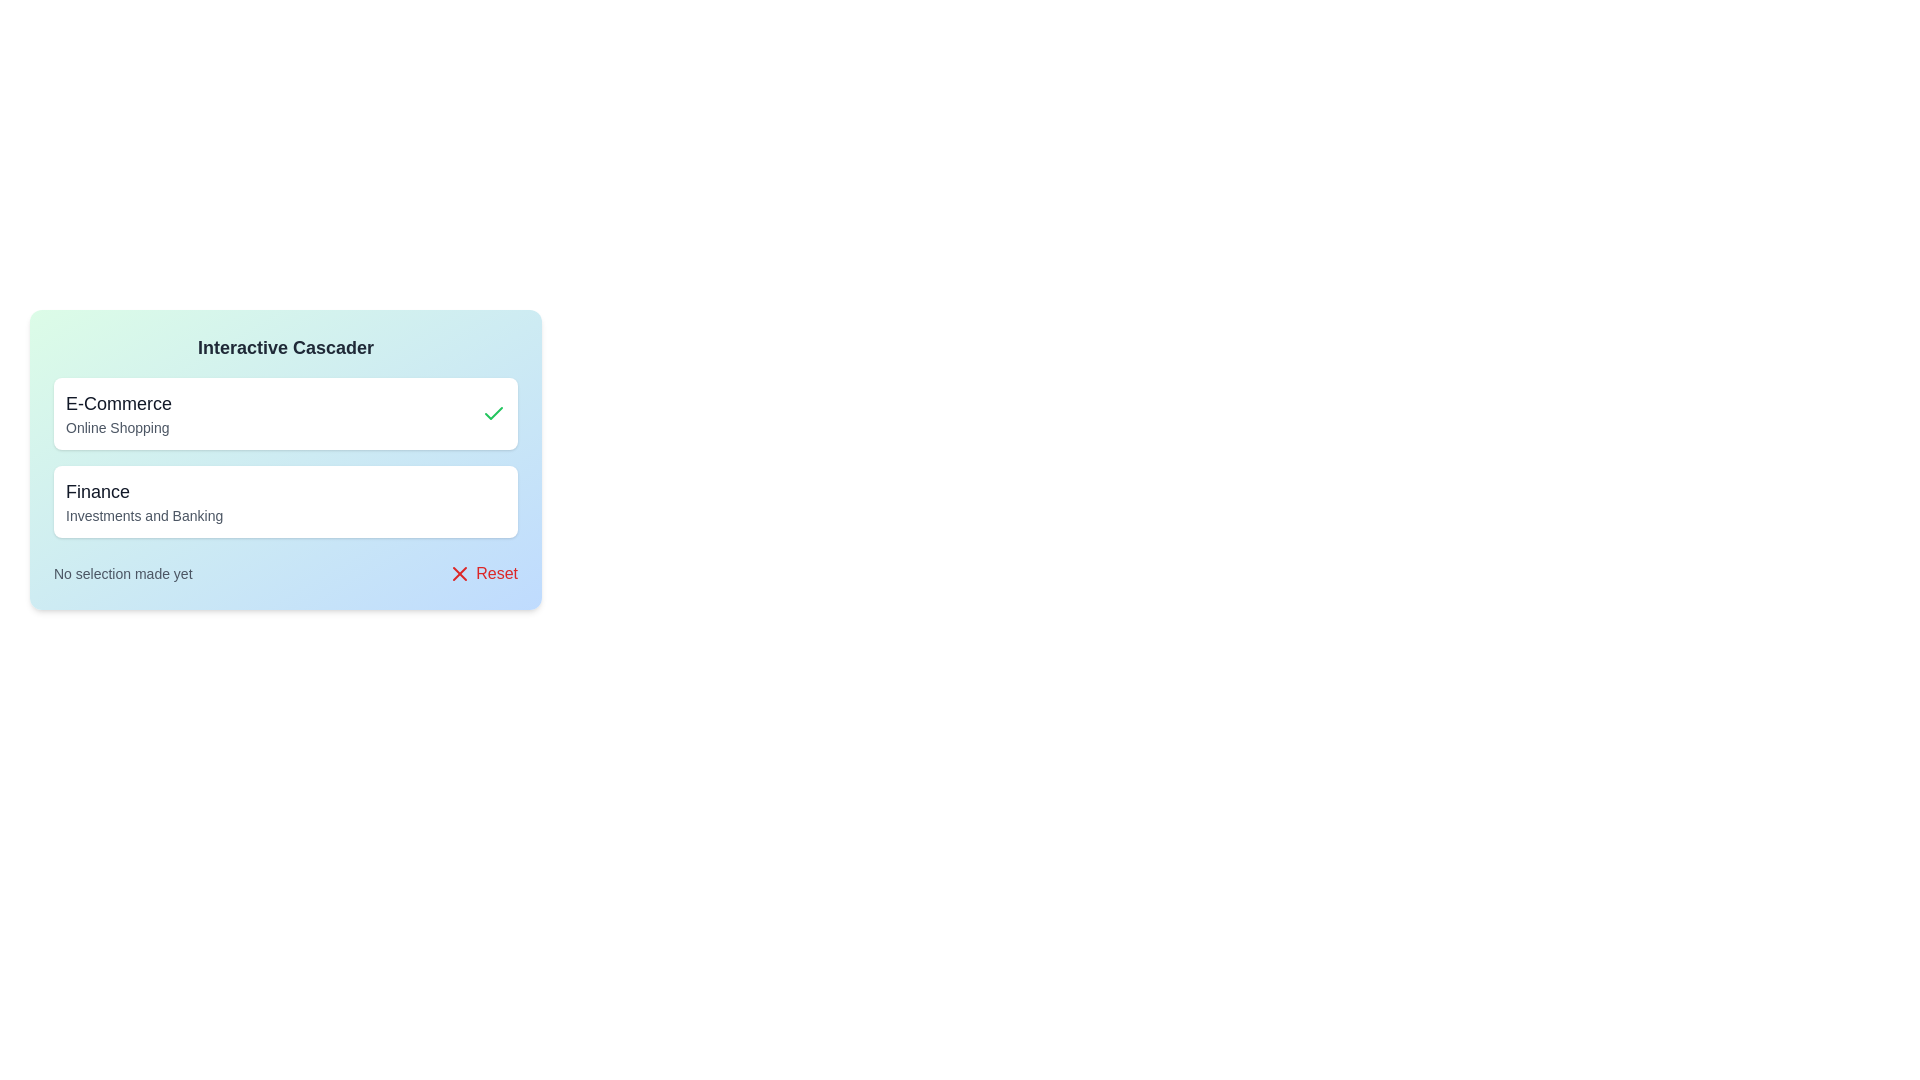 The width and height of the screenshot is (1920, 1080). I want to click on green checkmark checkbox icon located to the right of the 'E-Commerce' label in the dropdown interface, so click(494, 412).